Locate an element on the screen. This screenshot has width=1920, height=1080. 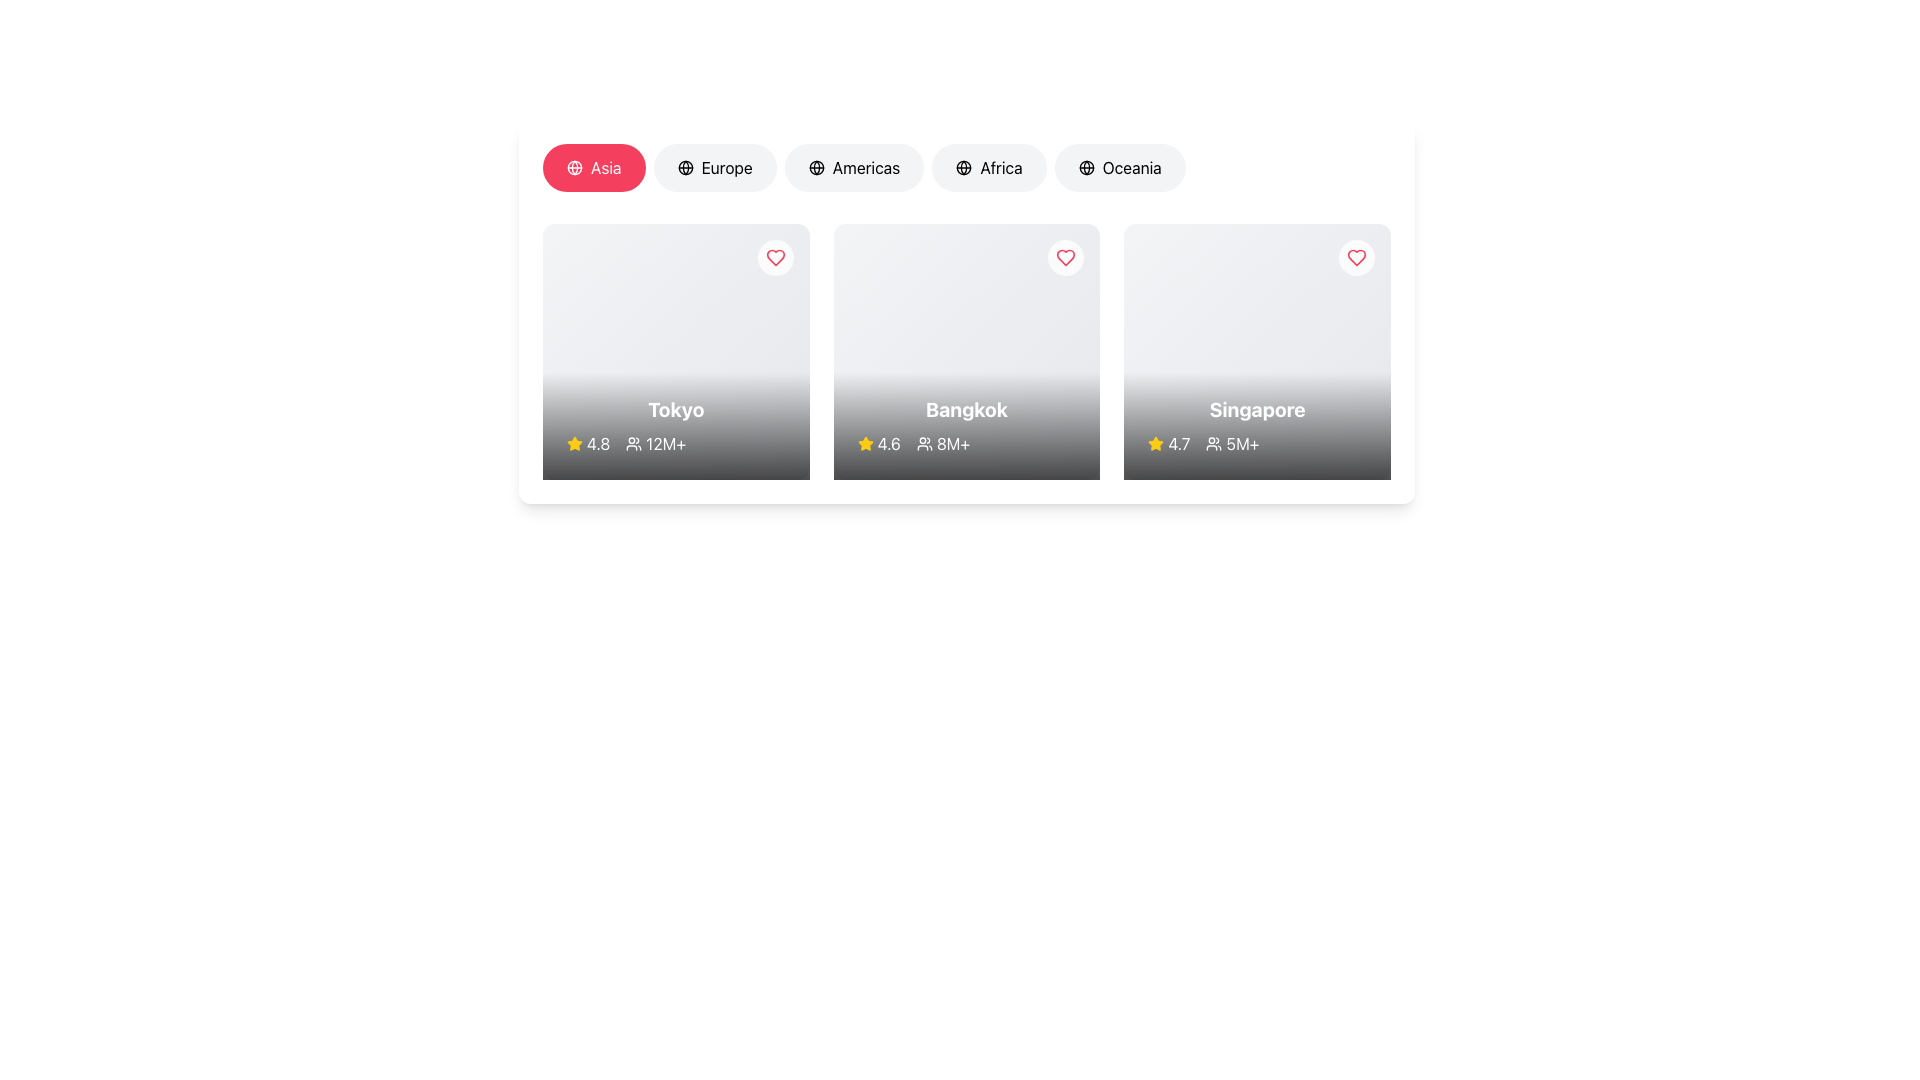
the rating value represented by the rating icon located in the bottom-left corner of the Tokyo card, which is the first rating icon from the left is located at coordinates (574, 442).